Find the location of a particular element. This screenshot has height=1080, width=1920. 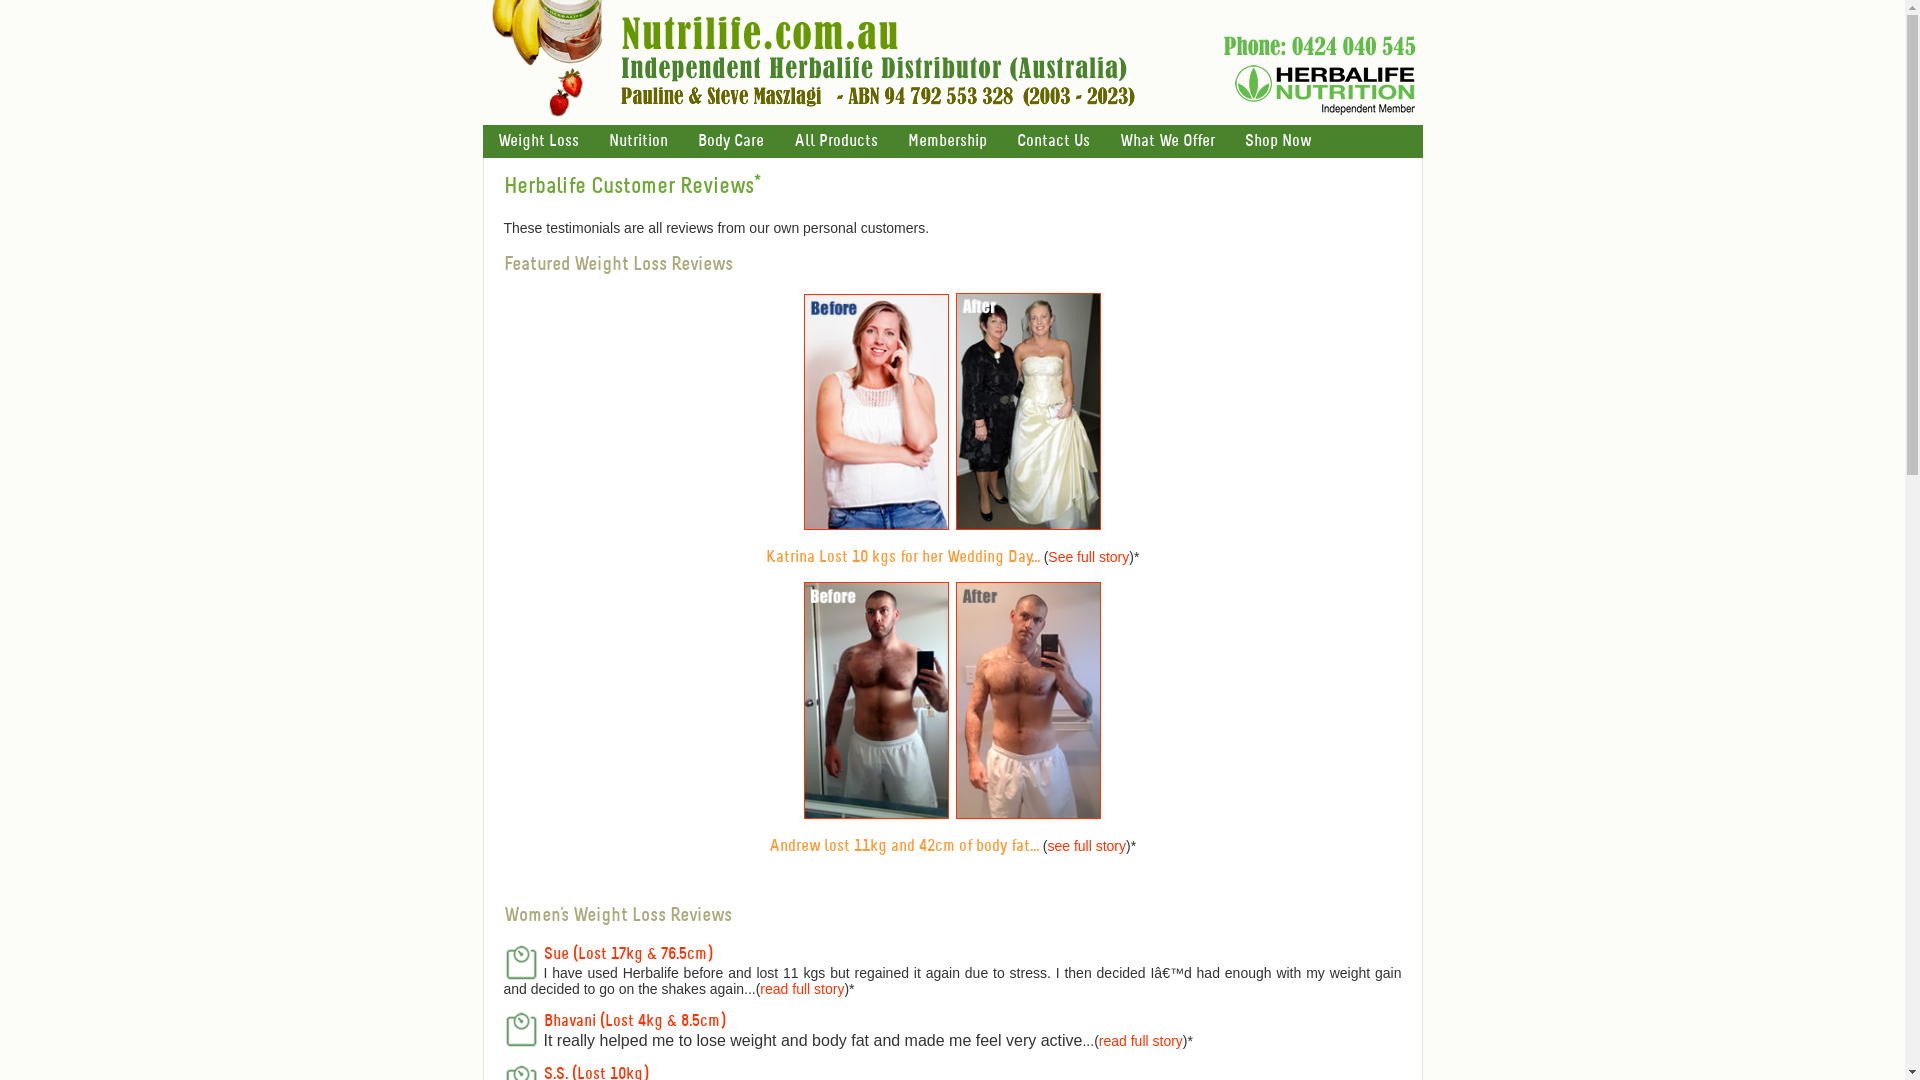

'All Products' is located at coordinates (835, 140).